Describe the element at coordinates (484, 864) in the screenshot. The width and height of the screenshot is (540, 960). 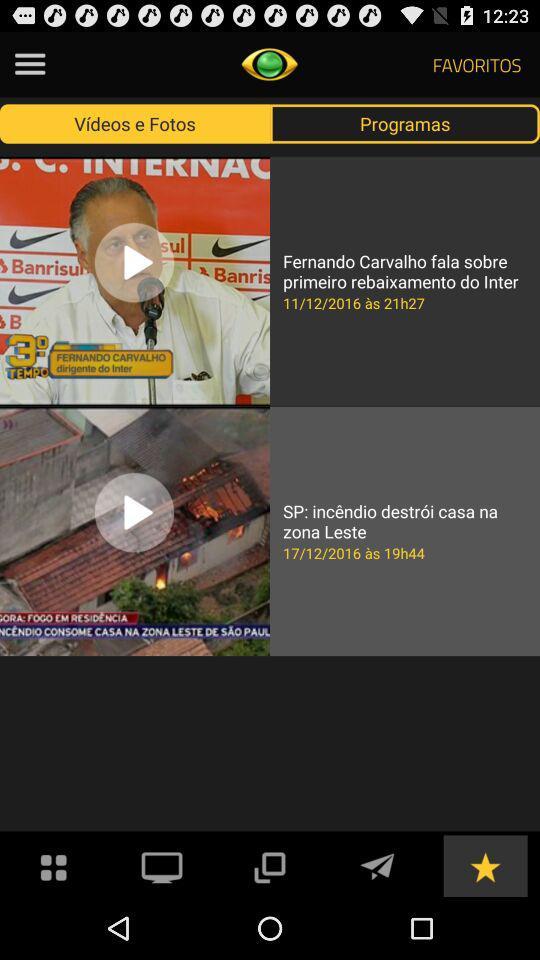
I see `to favorite list` at that location.